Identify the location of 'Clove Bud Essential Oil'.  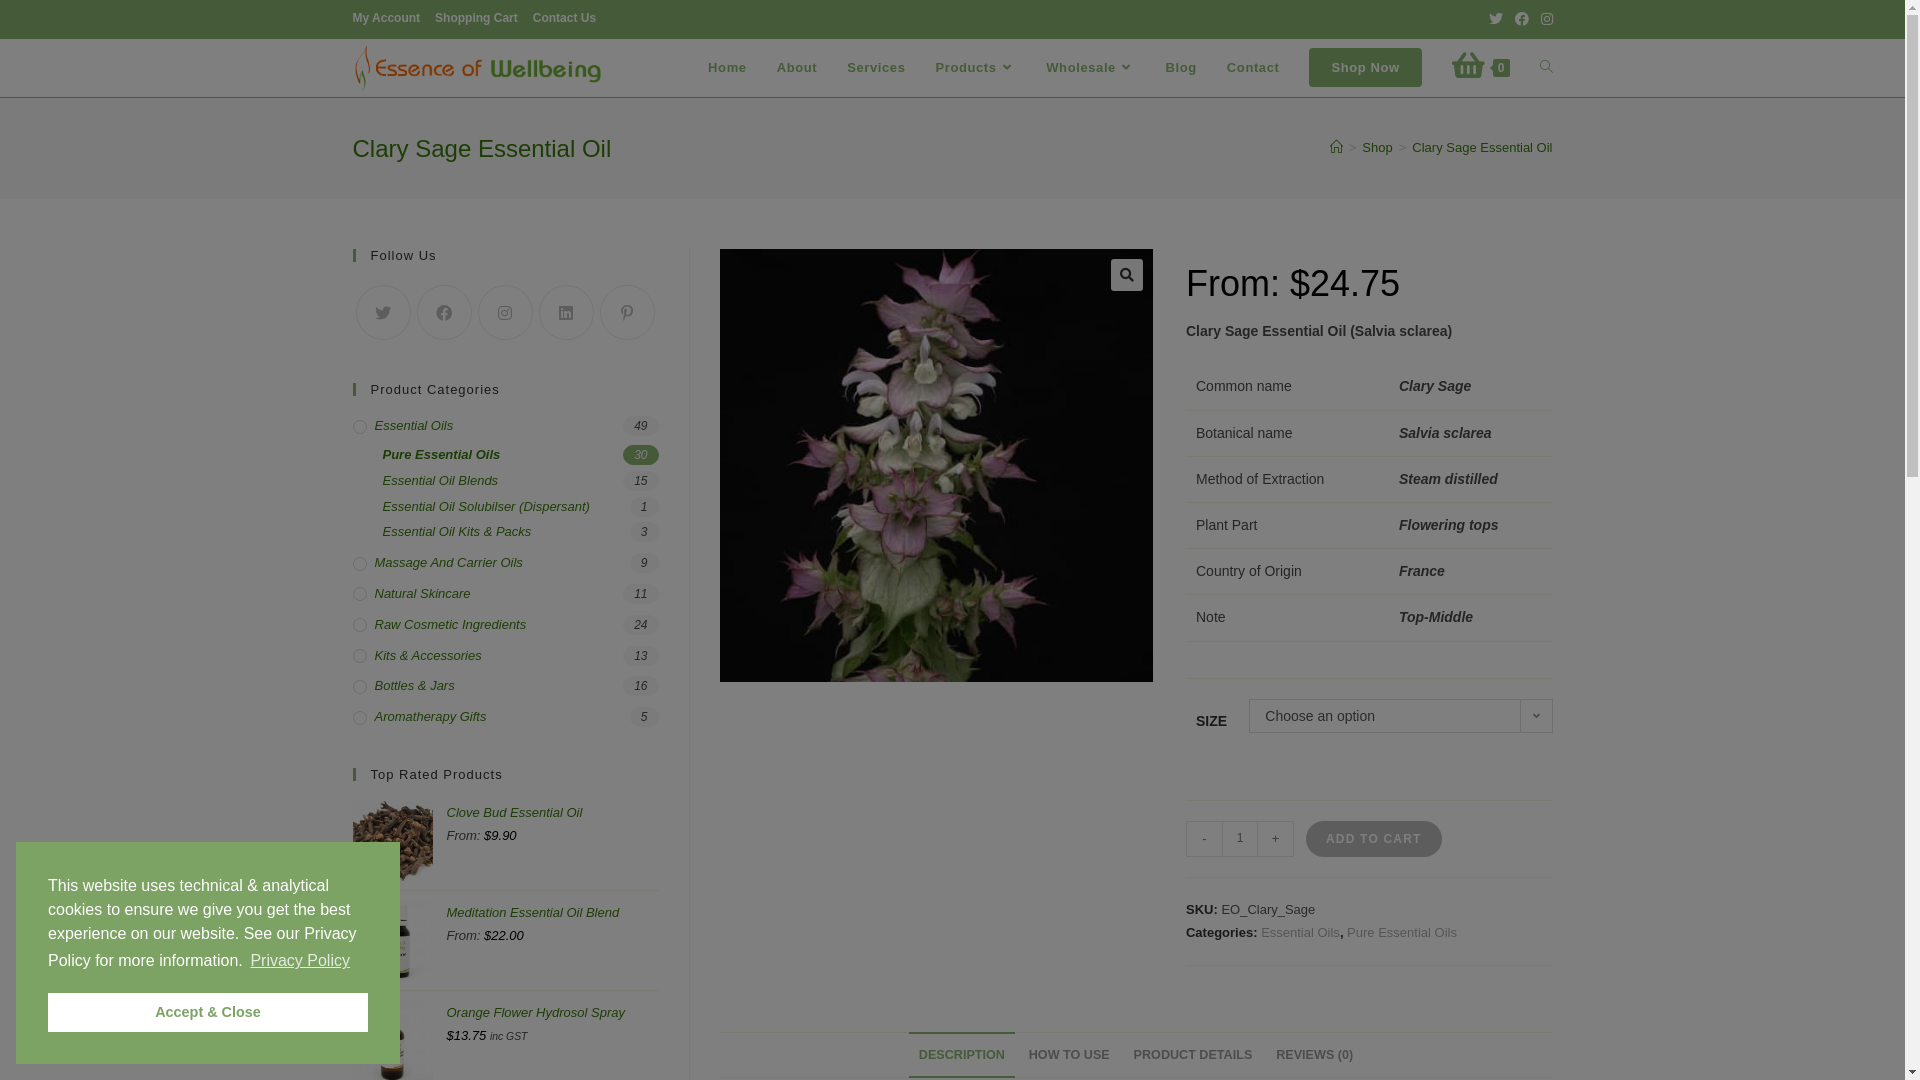
(552, 824).